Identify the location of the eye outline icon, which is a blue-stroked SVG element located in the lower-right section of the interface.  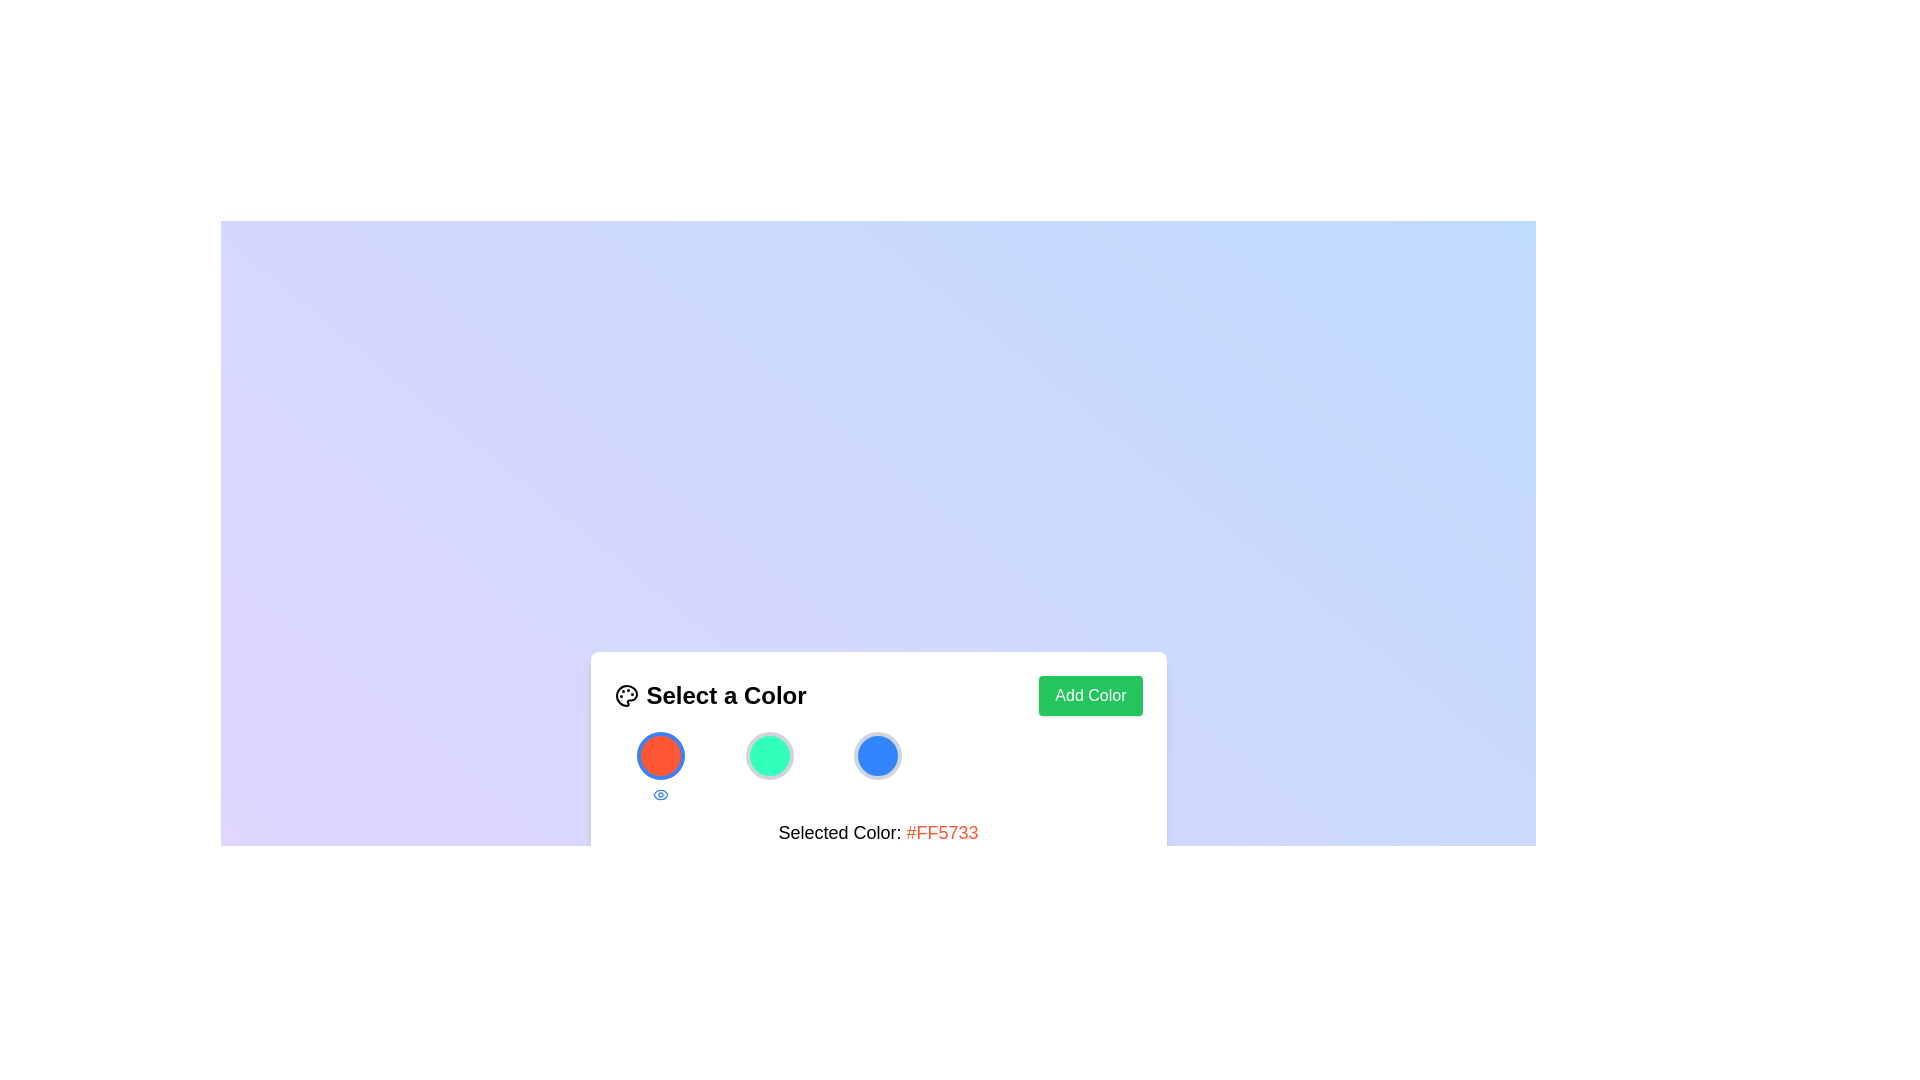
(660, 793).